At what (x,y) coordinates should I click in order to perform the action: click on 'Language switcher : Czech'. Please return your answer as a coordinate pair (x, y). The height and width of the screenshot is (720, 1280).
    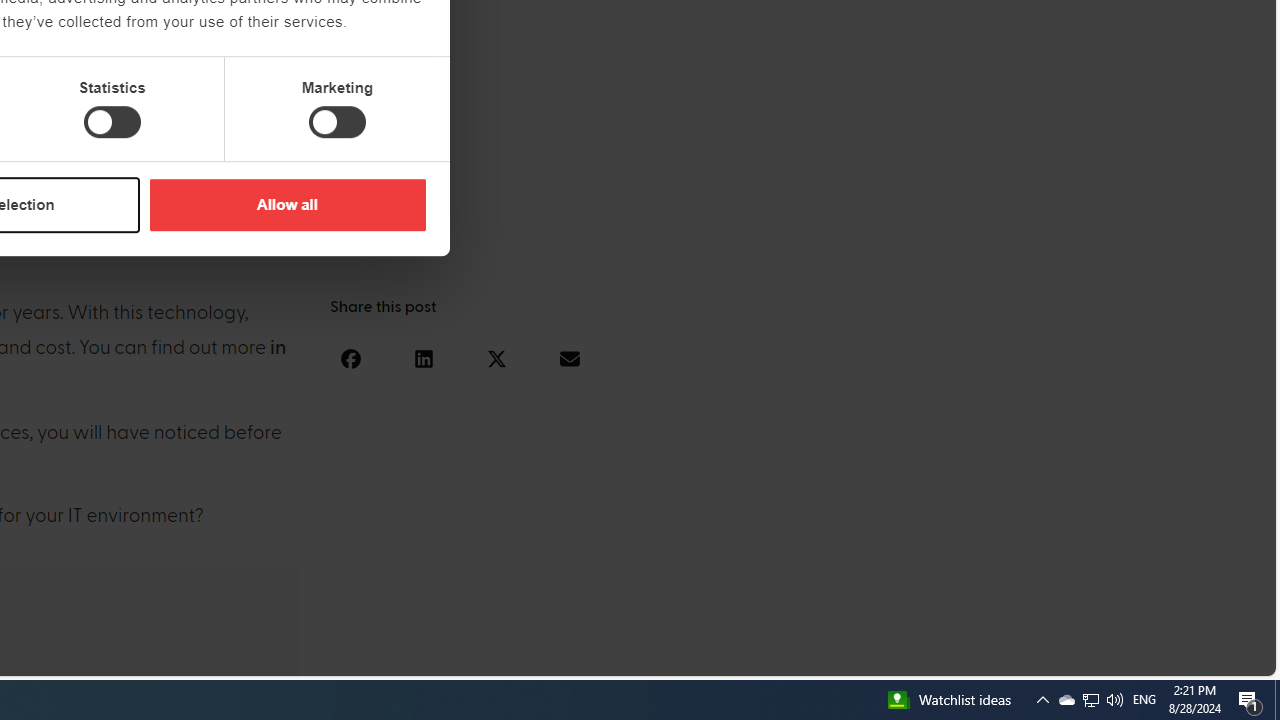
    Looking at the image, I should click on (1204, 657).